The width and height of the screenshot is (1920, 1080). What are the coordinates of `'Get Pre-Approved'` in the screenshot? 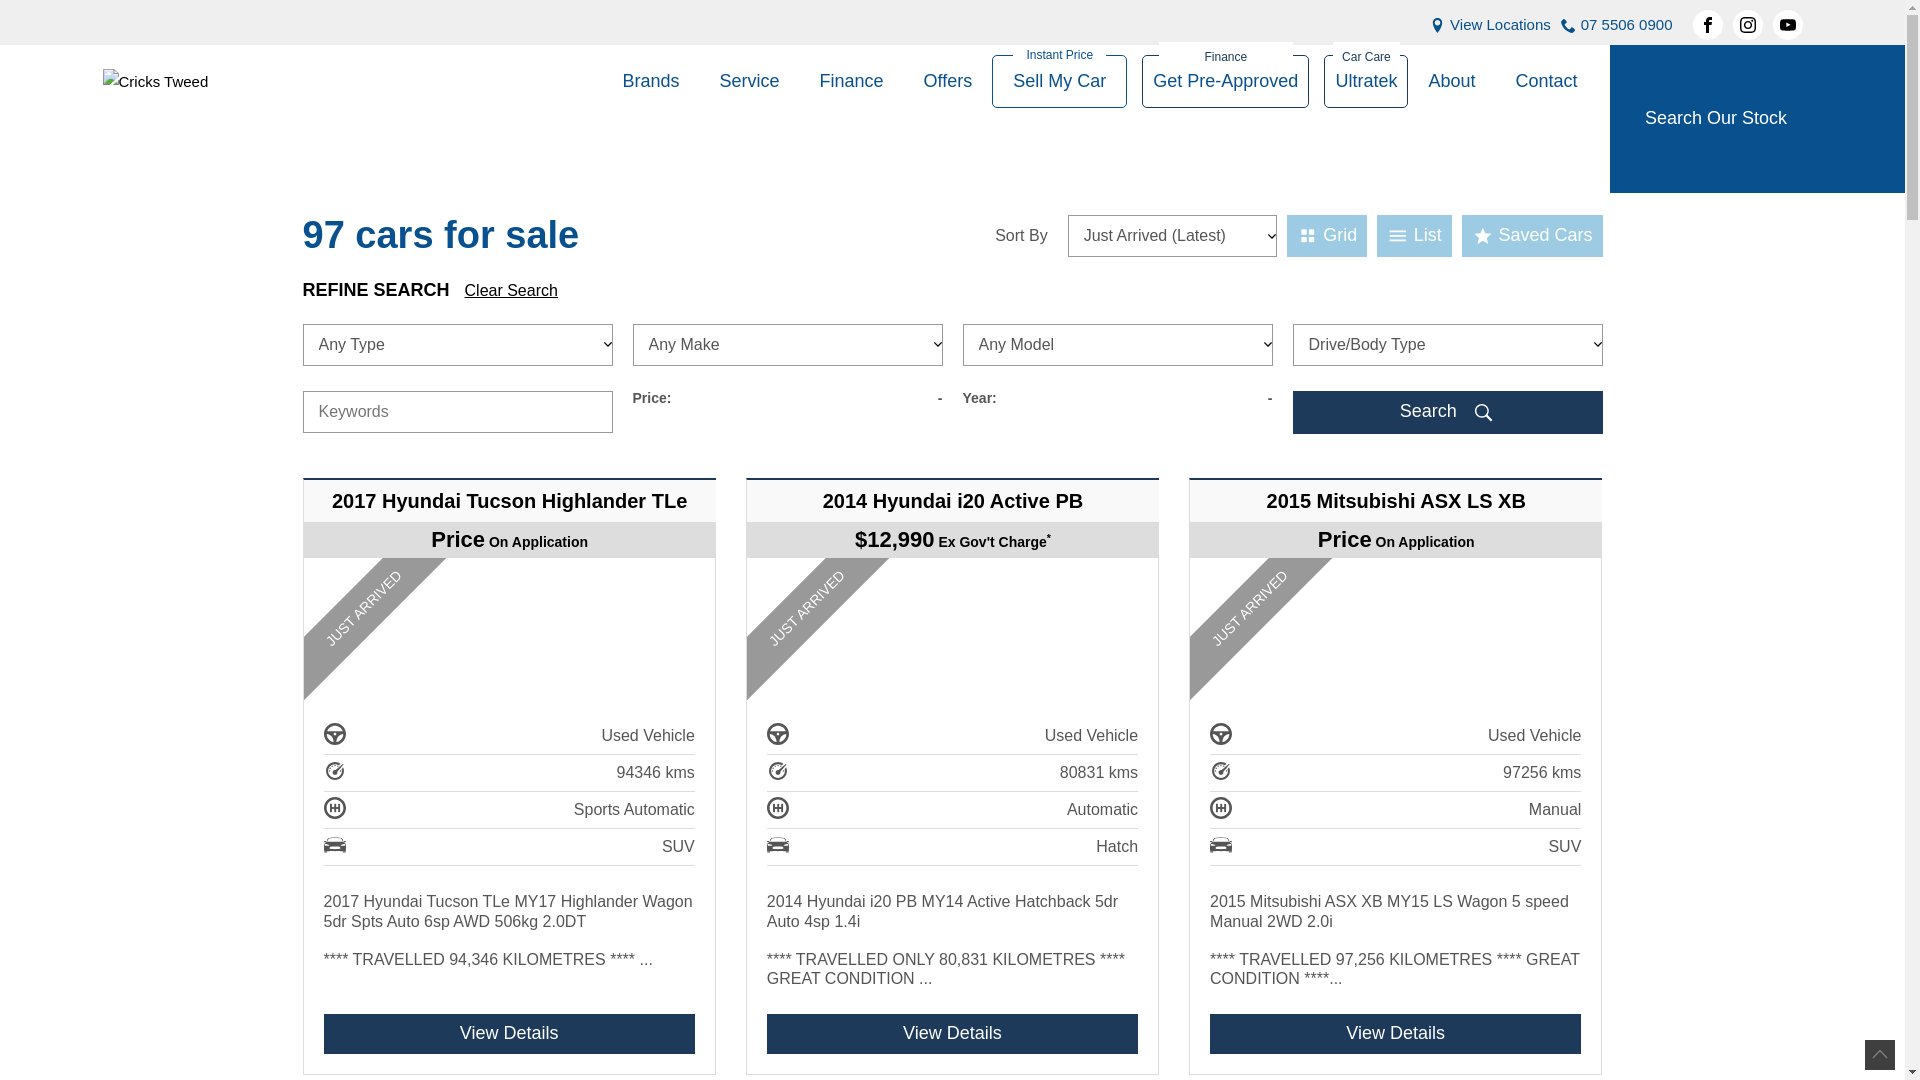 It's located at (1224, 80).